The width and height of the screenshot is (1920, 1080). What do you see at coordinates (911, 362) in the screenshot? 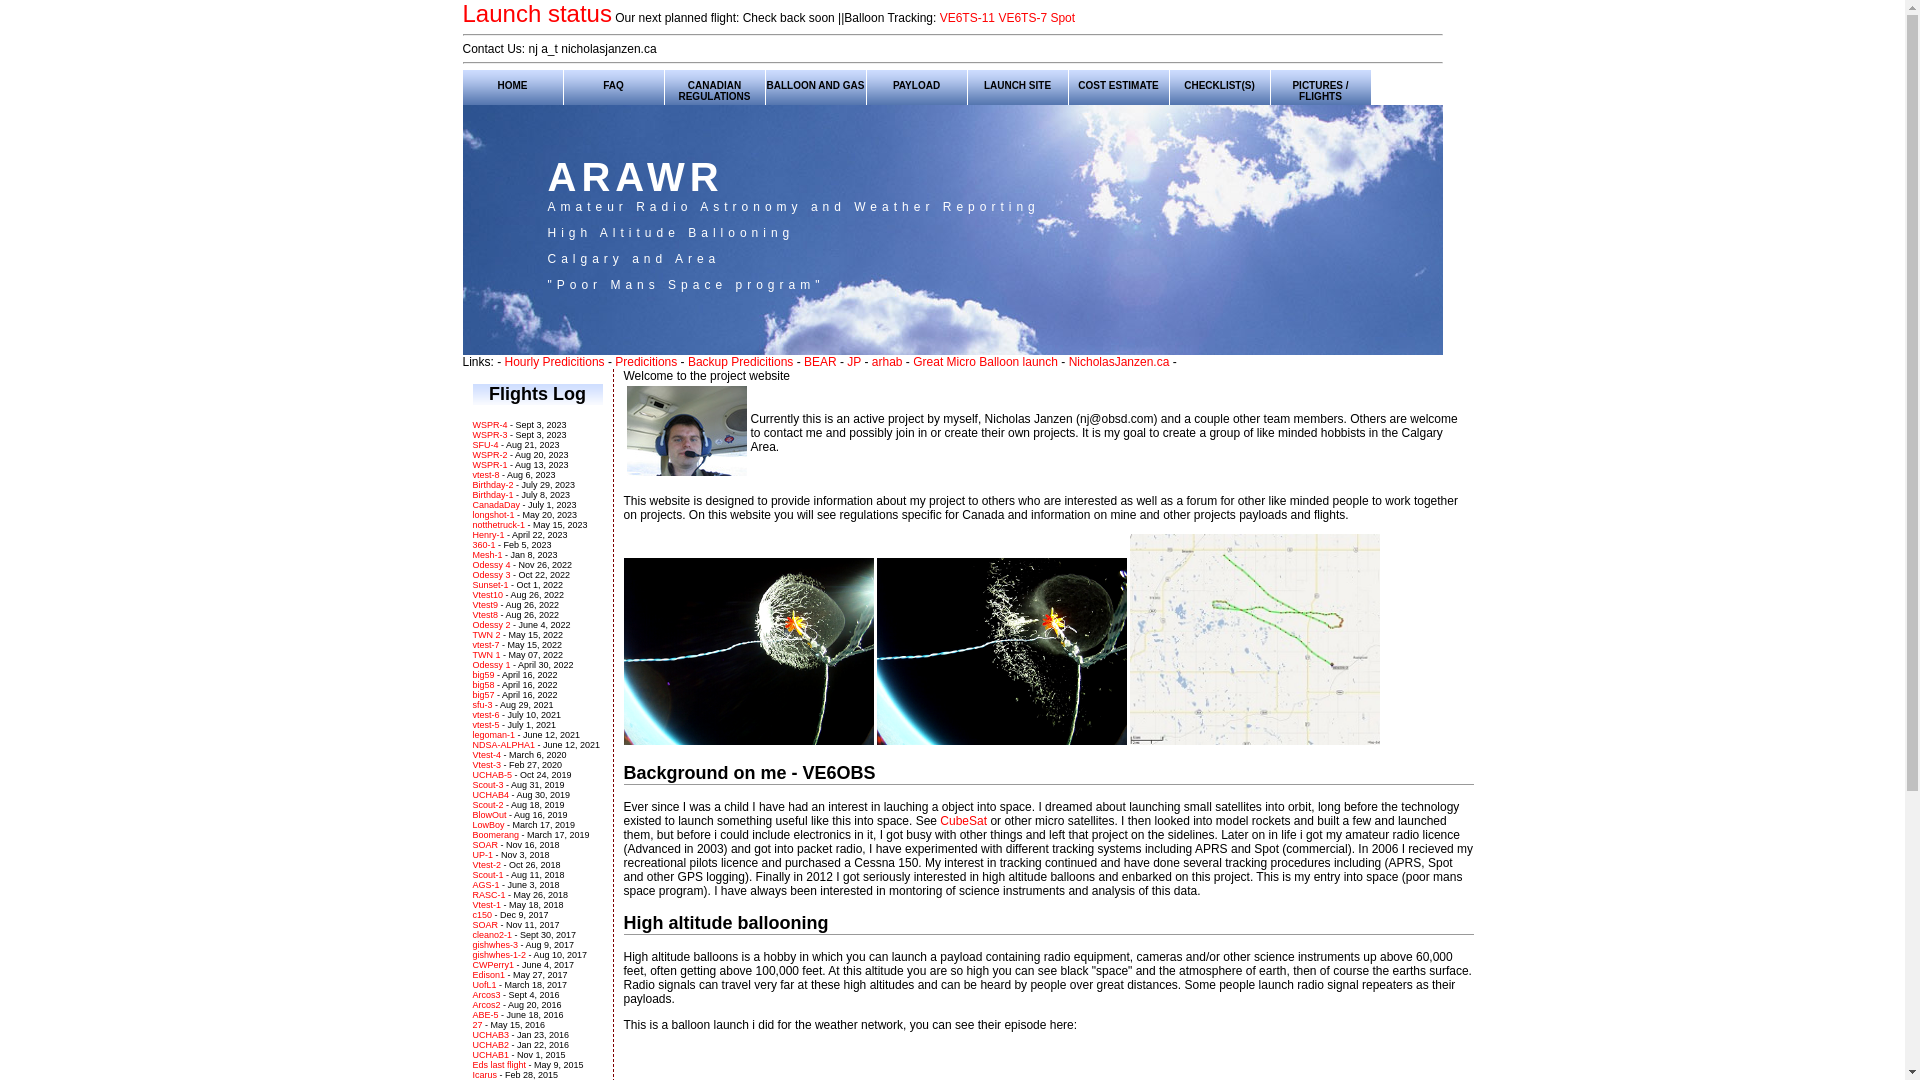
I see `'Great Micro Balloon launch'` at bounding box center [911, 362].